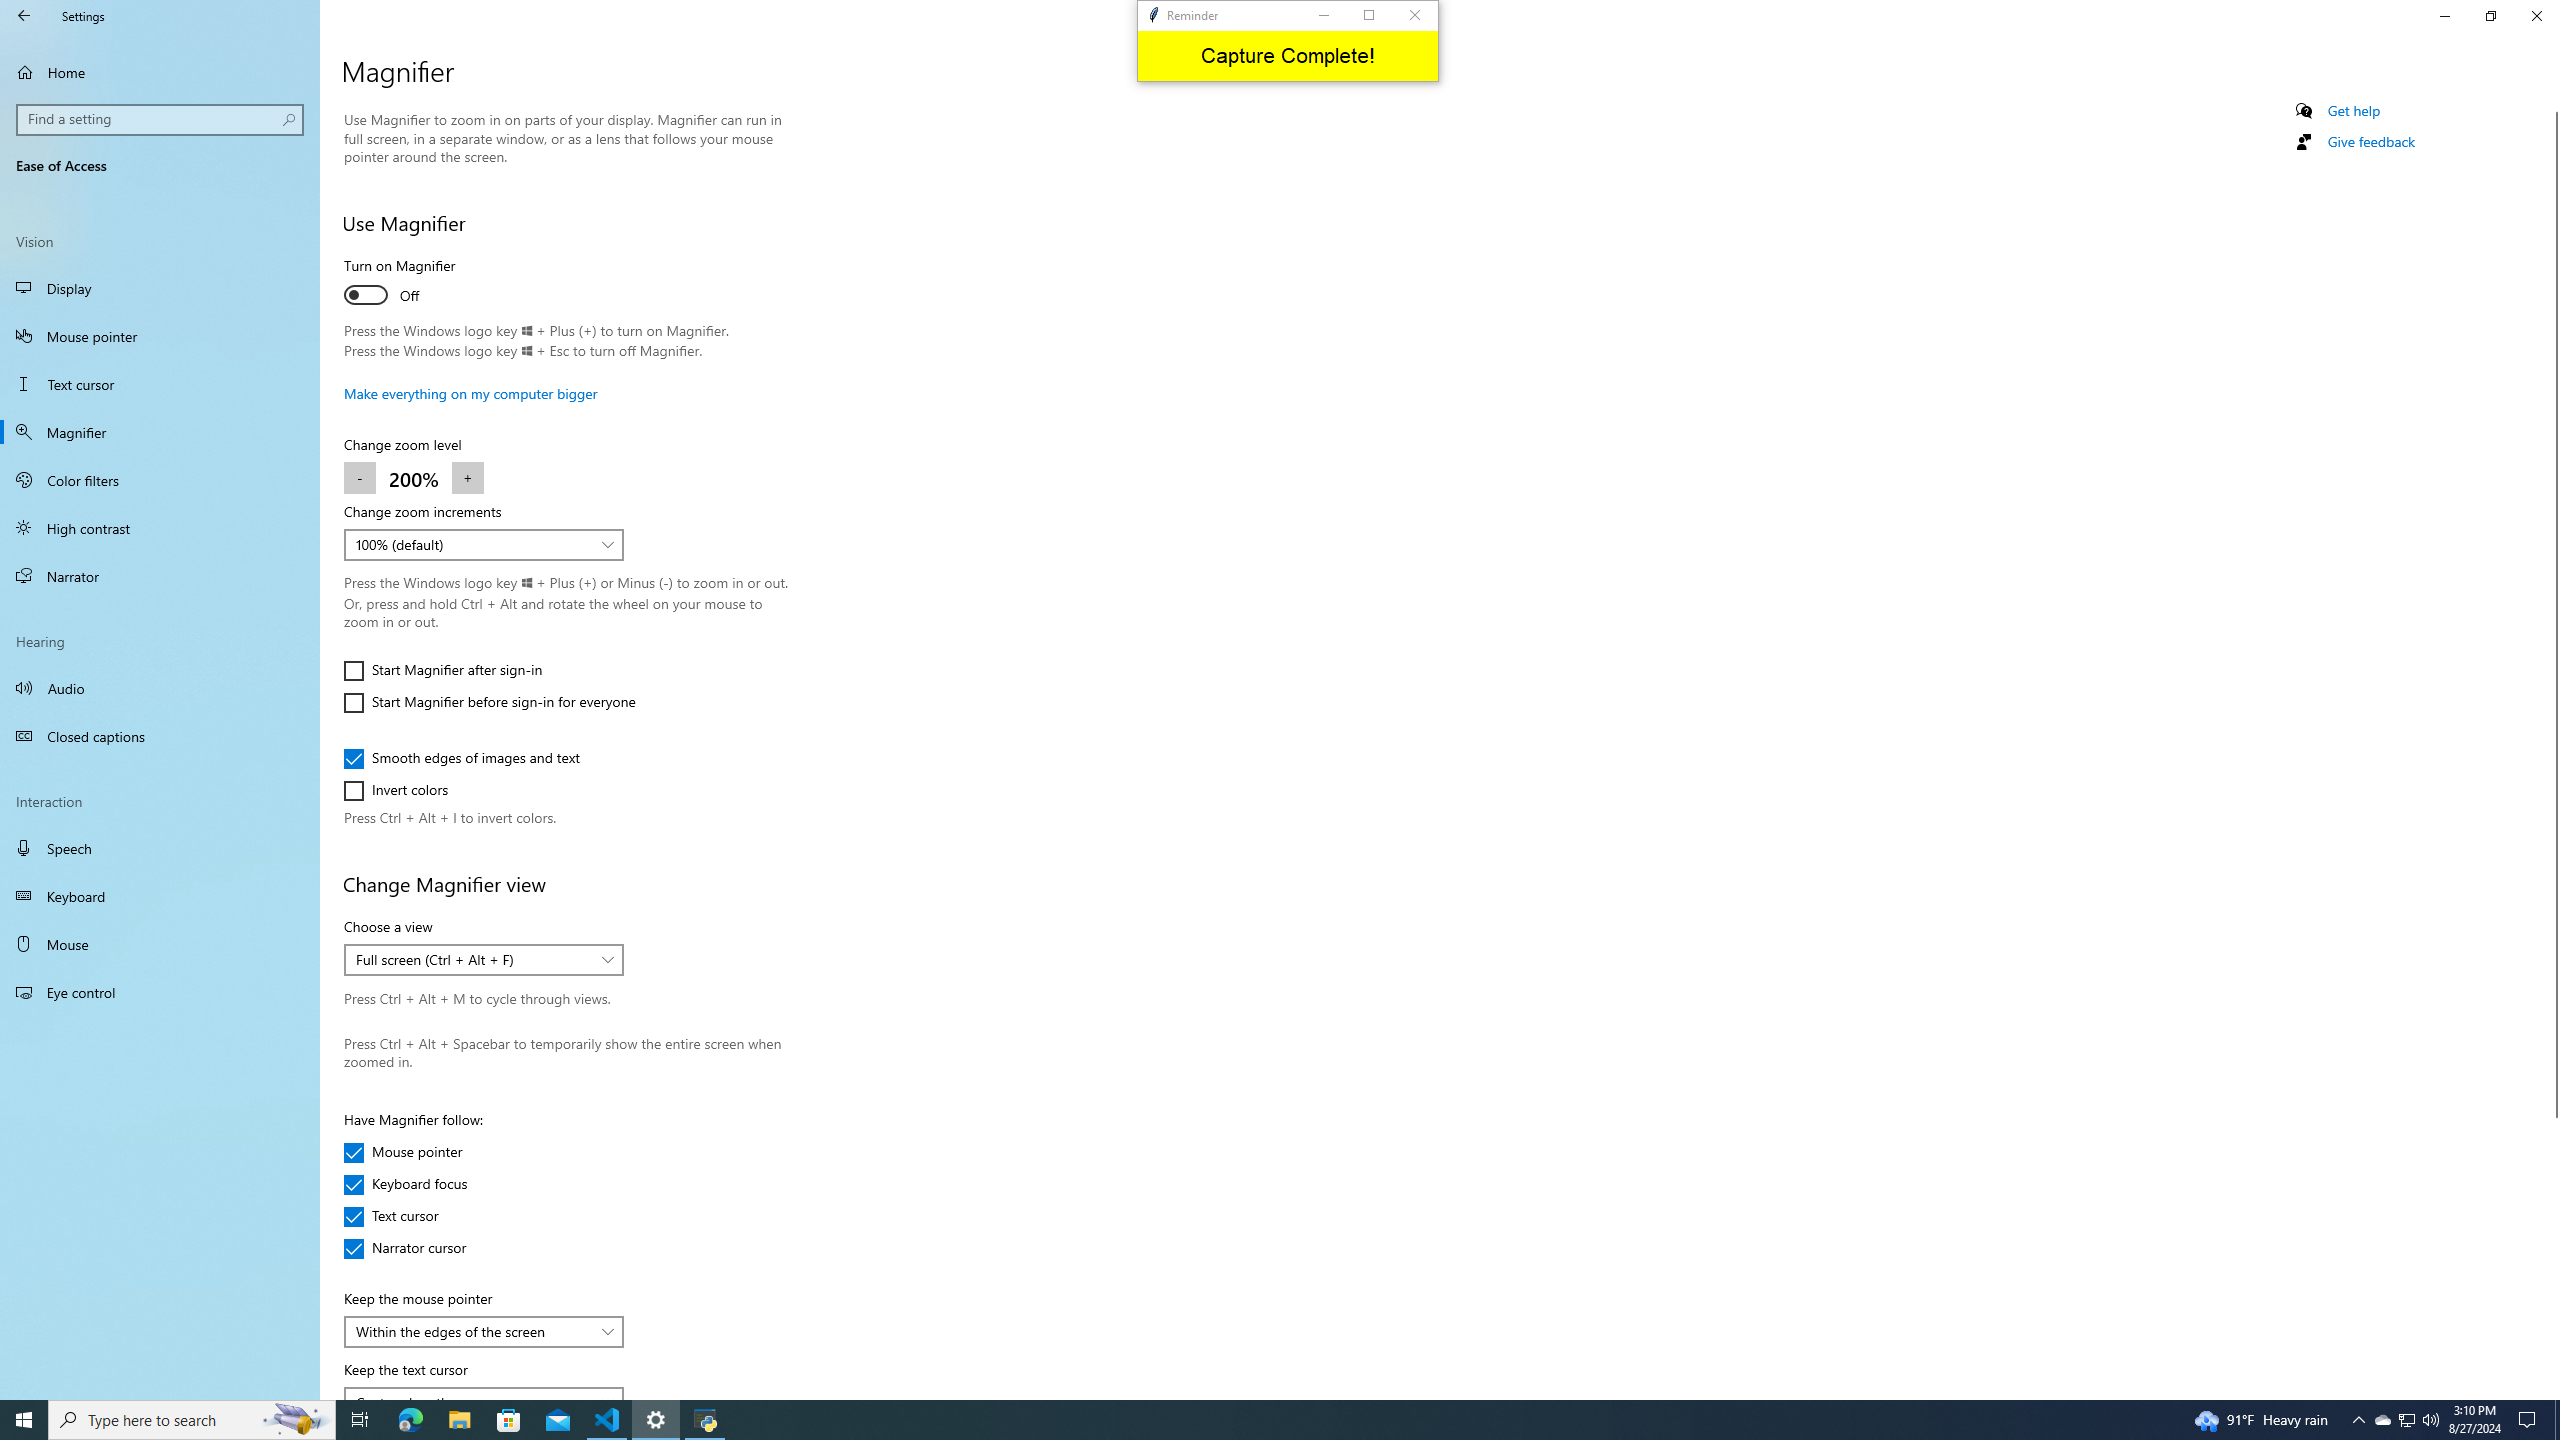 The height and width of the screenshot is (1440, 2560). What do you see at coordinates (159, 72) in the screenshot?
I see `'Home'` at bounding box center [159, 72].